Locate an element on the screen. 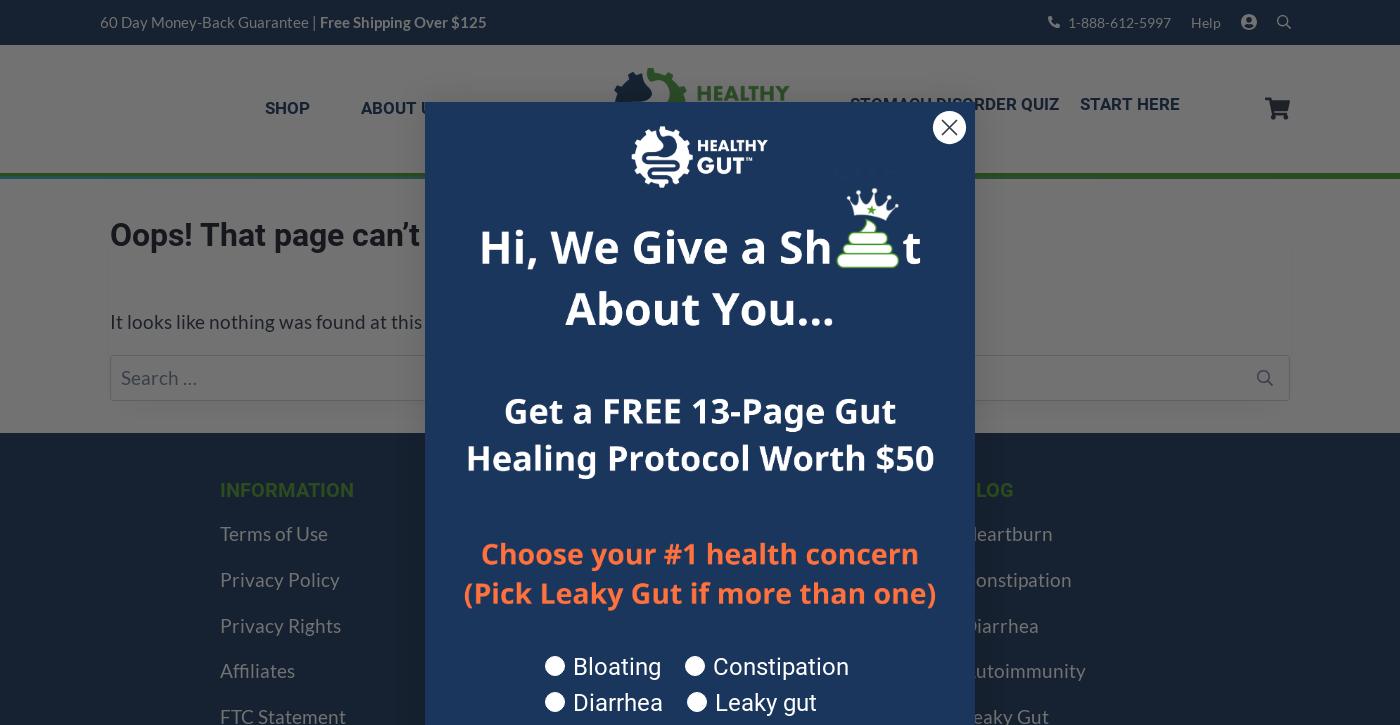  'Terms of Use' is located at coordinates (273, 532).